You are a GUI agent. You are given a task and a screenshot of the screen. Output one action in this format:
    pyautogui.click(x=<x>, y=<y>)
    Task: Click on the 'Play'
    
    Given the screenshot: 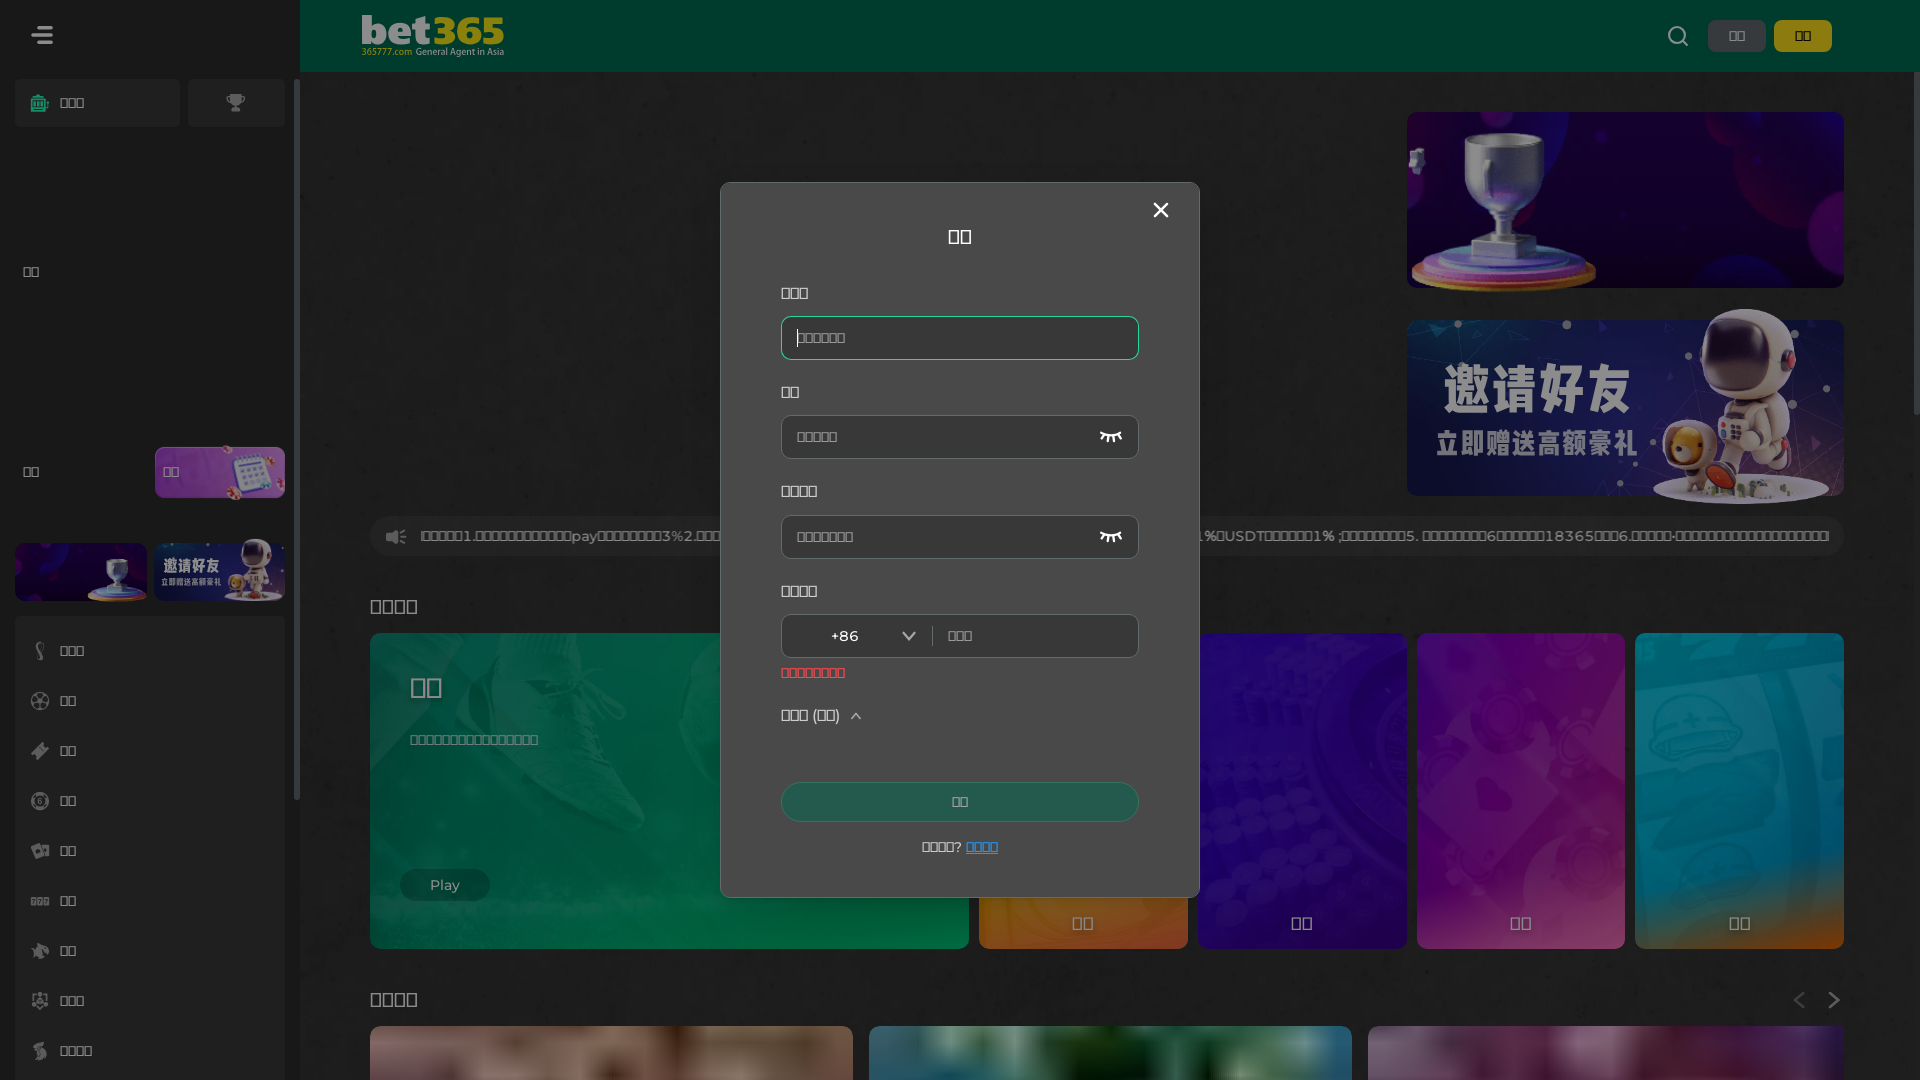 What is the action you would take?
    pyautogui.click(x=444, y=883)
    